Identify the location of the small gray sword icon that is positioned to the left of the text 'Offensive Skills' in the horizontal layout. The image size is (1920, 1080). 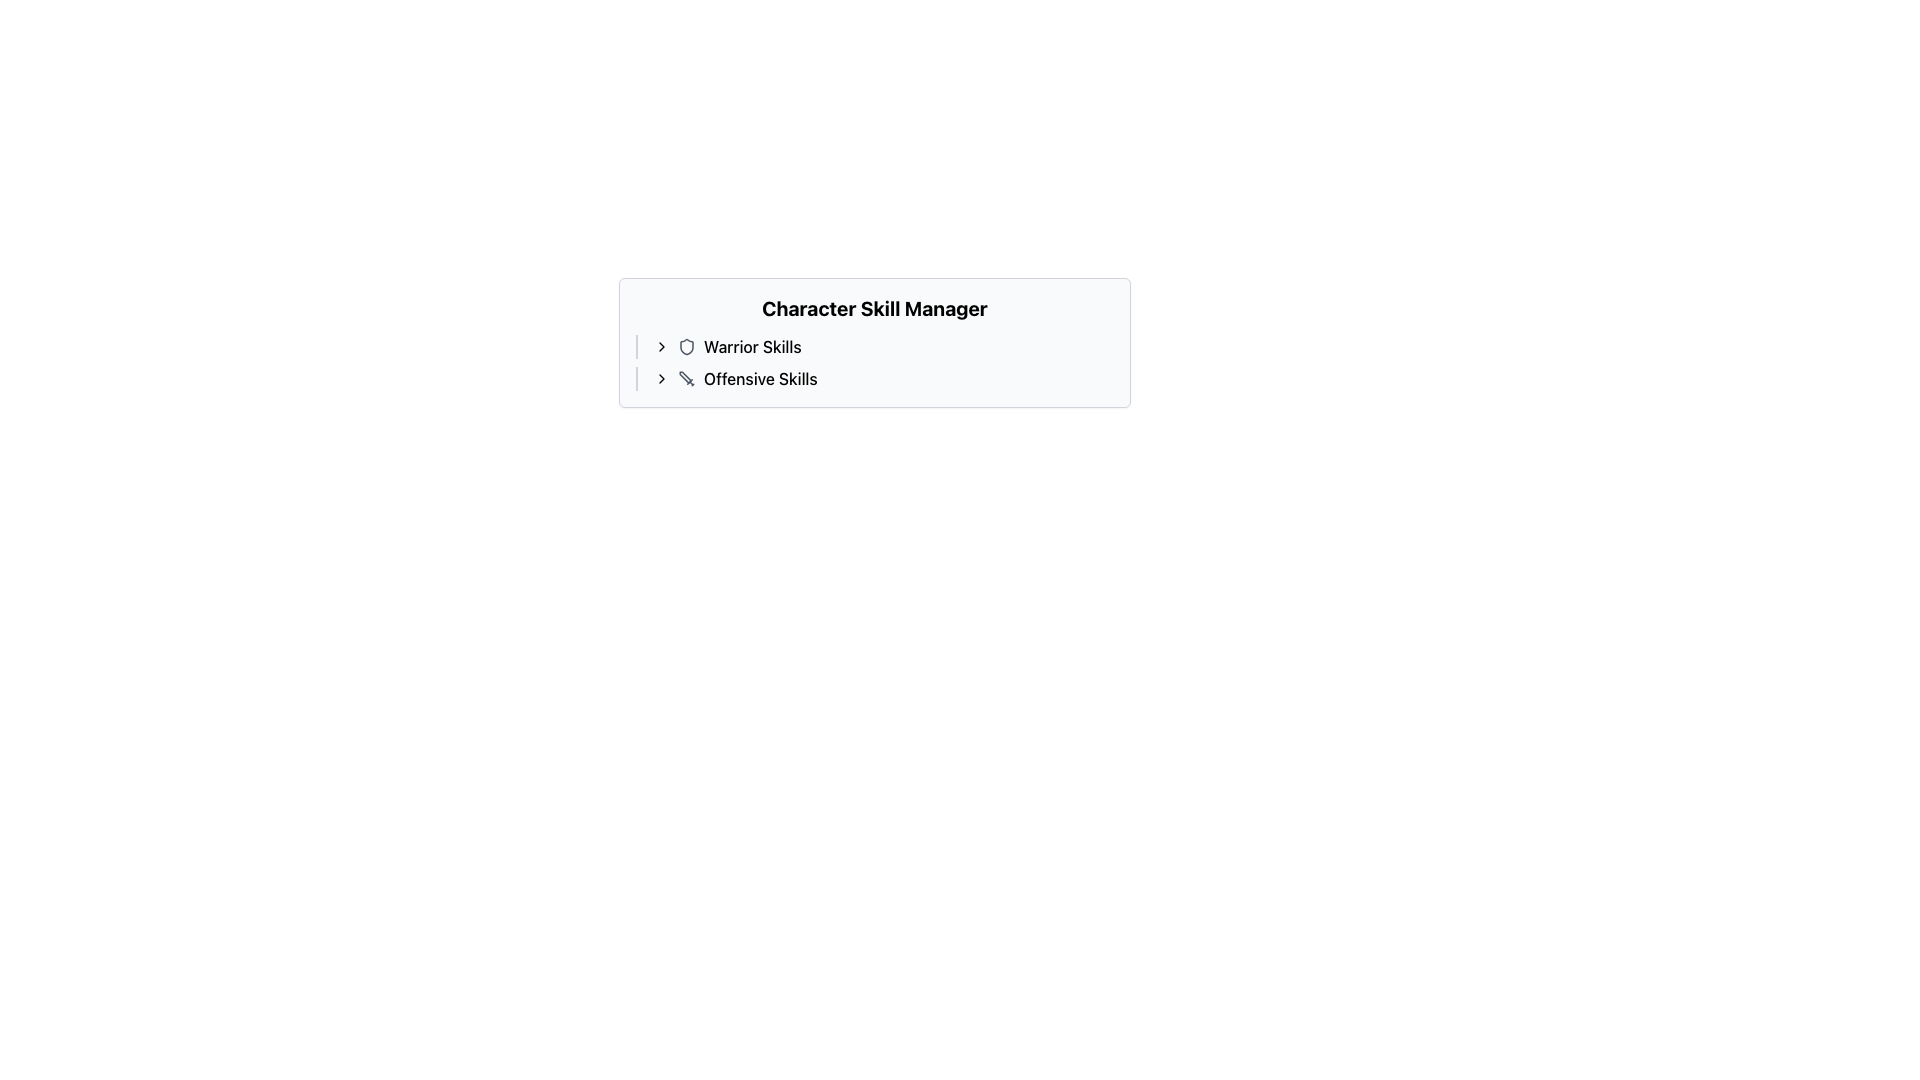
(686, 378).